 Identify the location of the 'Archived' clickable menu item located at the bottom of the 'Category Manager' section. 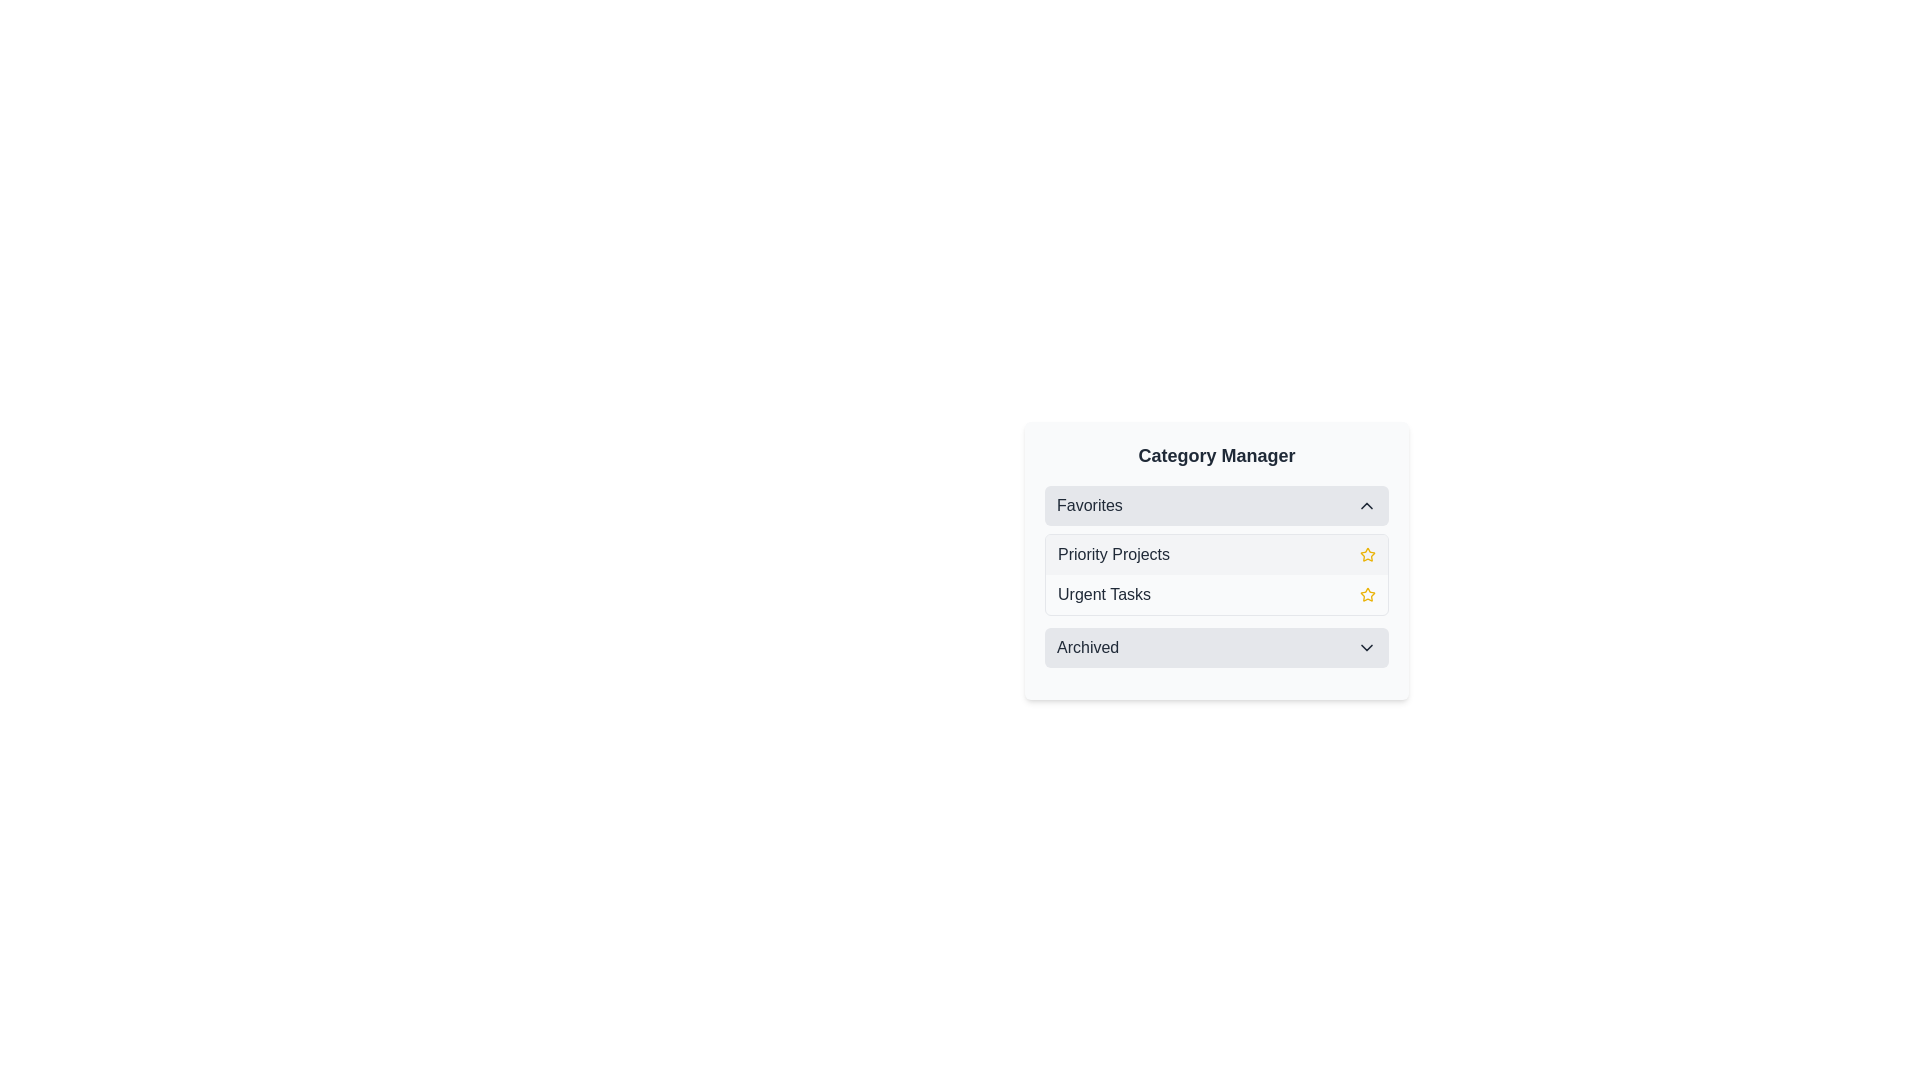
(1216, 648).